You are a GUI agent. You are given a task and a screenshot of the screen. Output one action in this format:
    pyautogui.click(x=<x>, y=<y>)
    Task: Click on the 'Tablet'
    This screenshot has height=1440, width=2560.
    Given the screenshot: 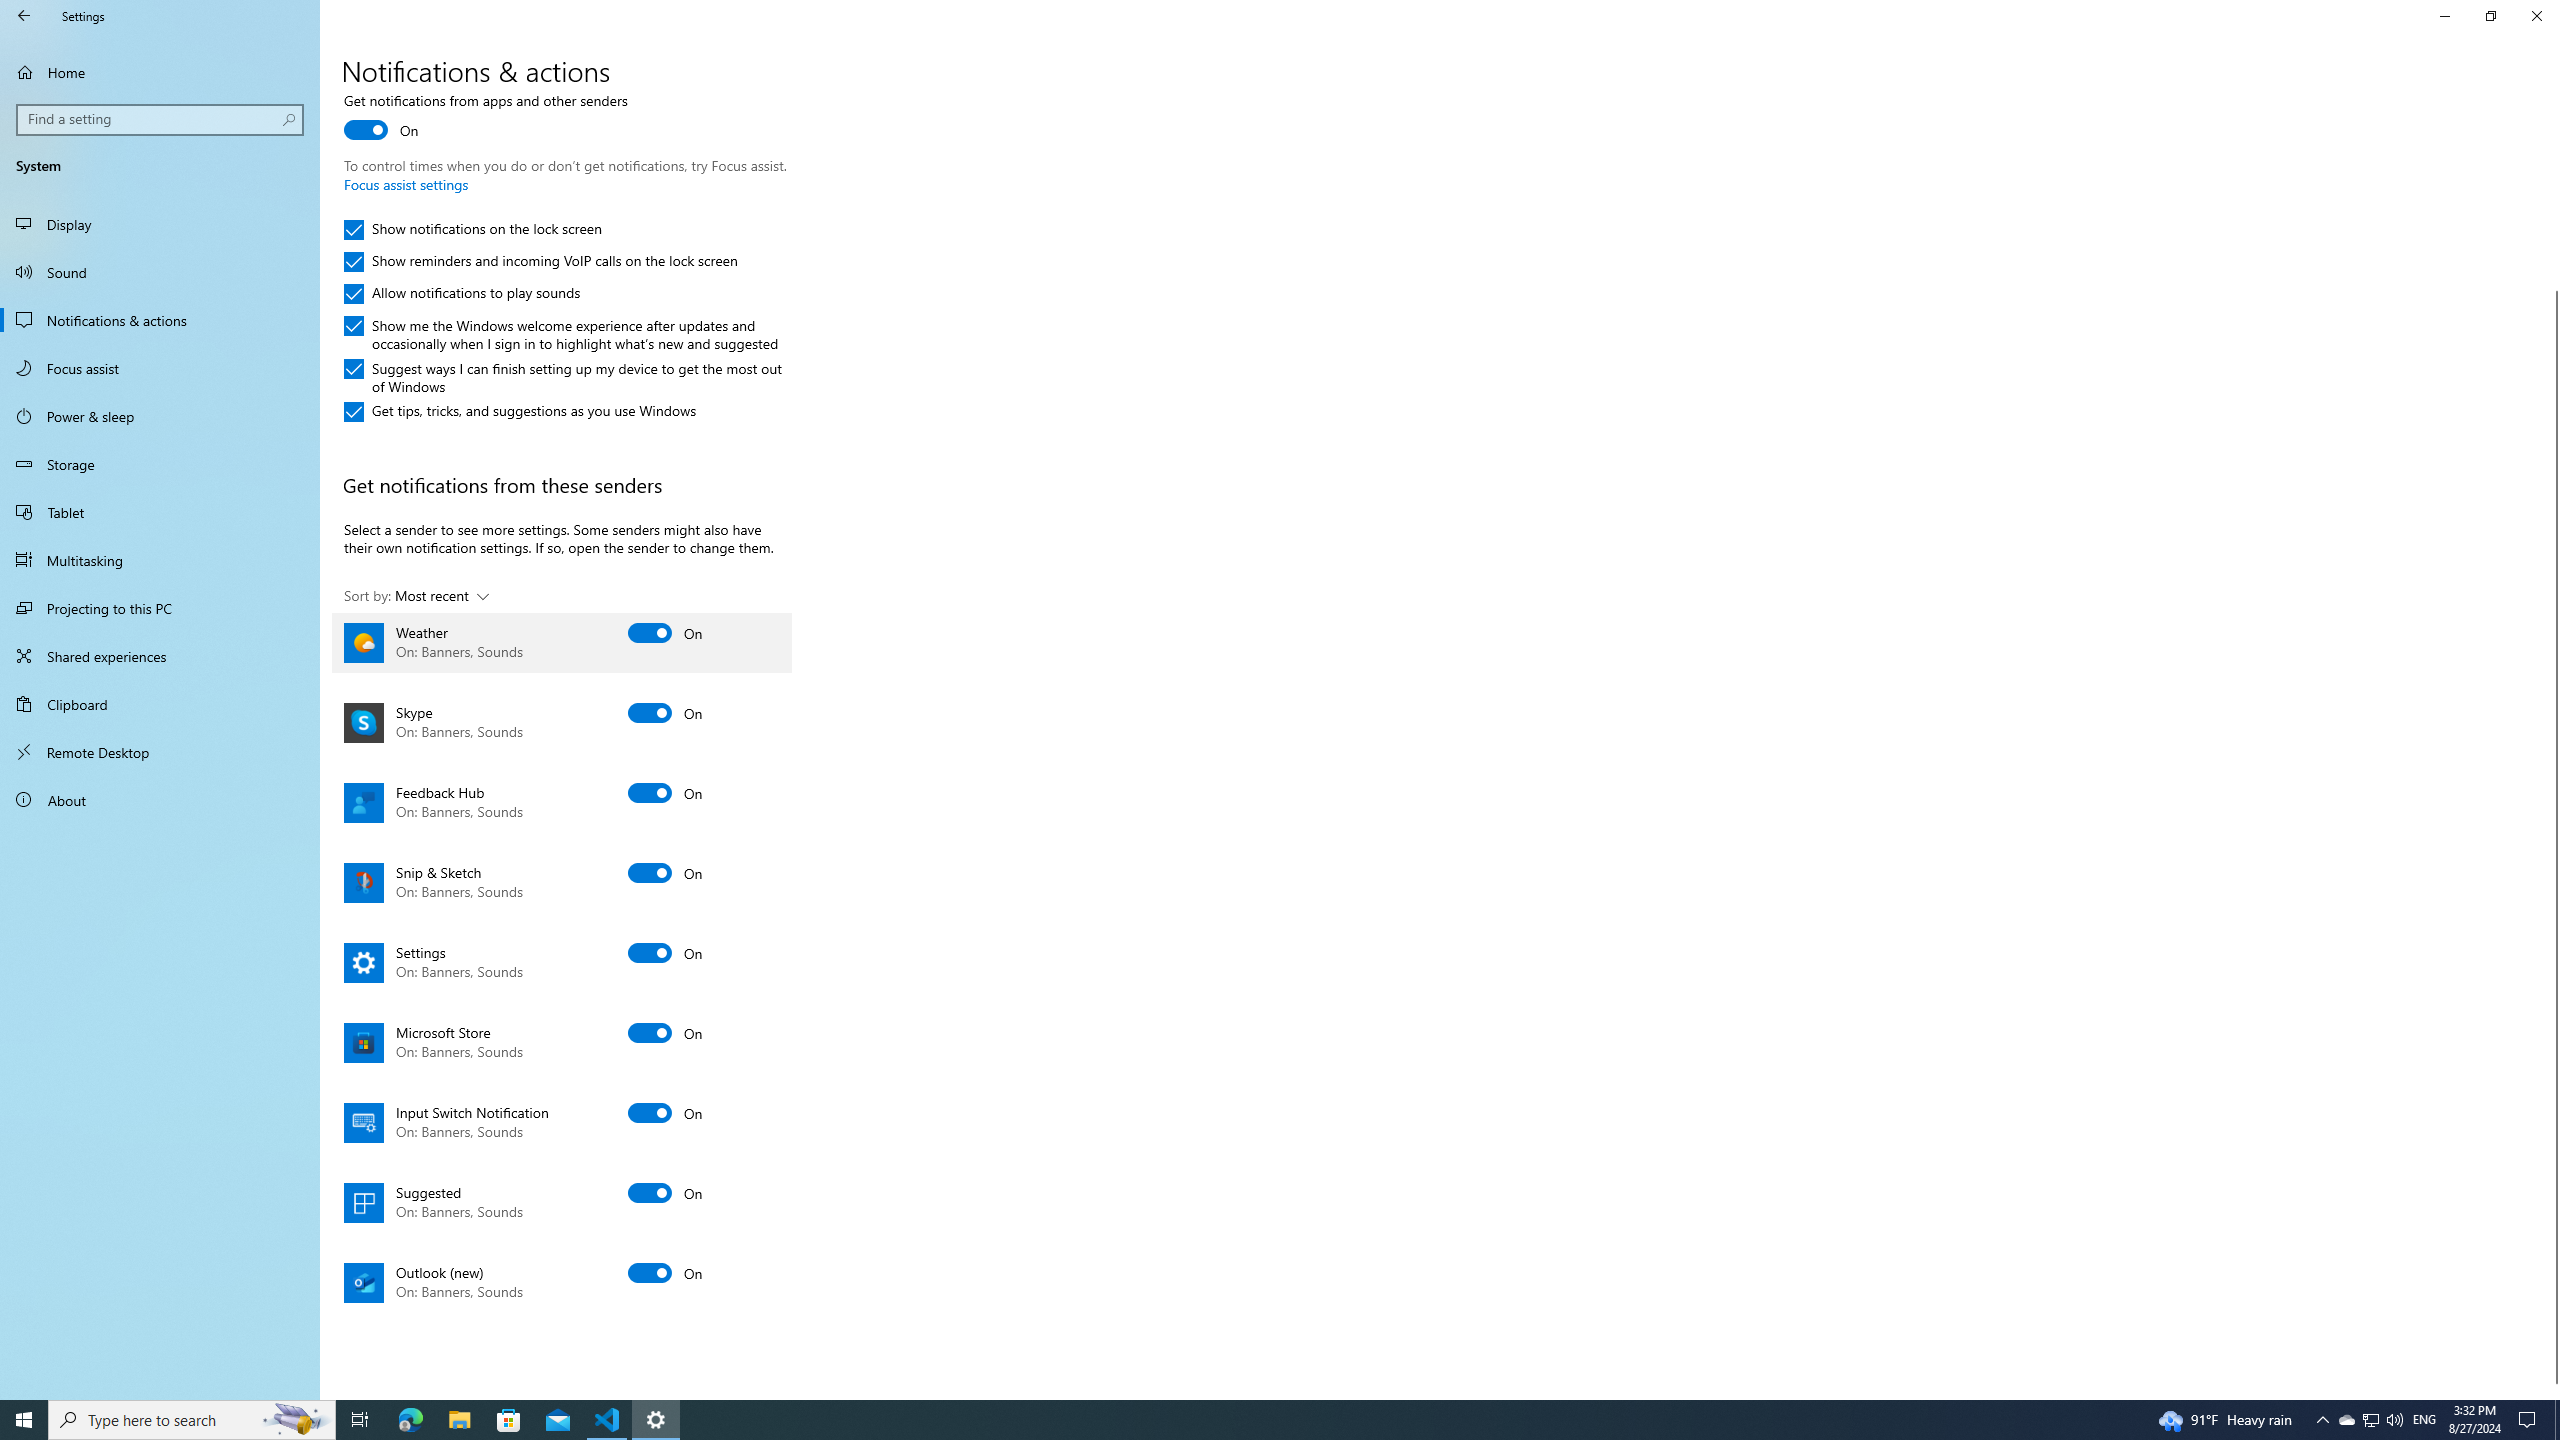 What is the action you would take?
    pyautogui.click(x=159, y=510)
    